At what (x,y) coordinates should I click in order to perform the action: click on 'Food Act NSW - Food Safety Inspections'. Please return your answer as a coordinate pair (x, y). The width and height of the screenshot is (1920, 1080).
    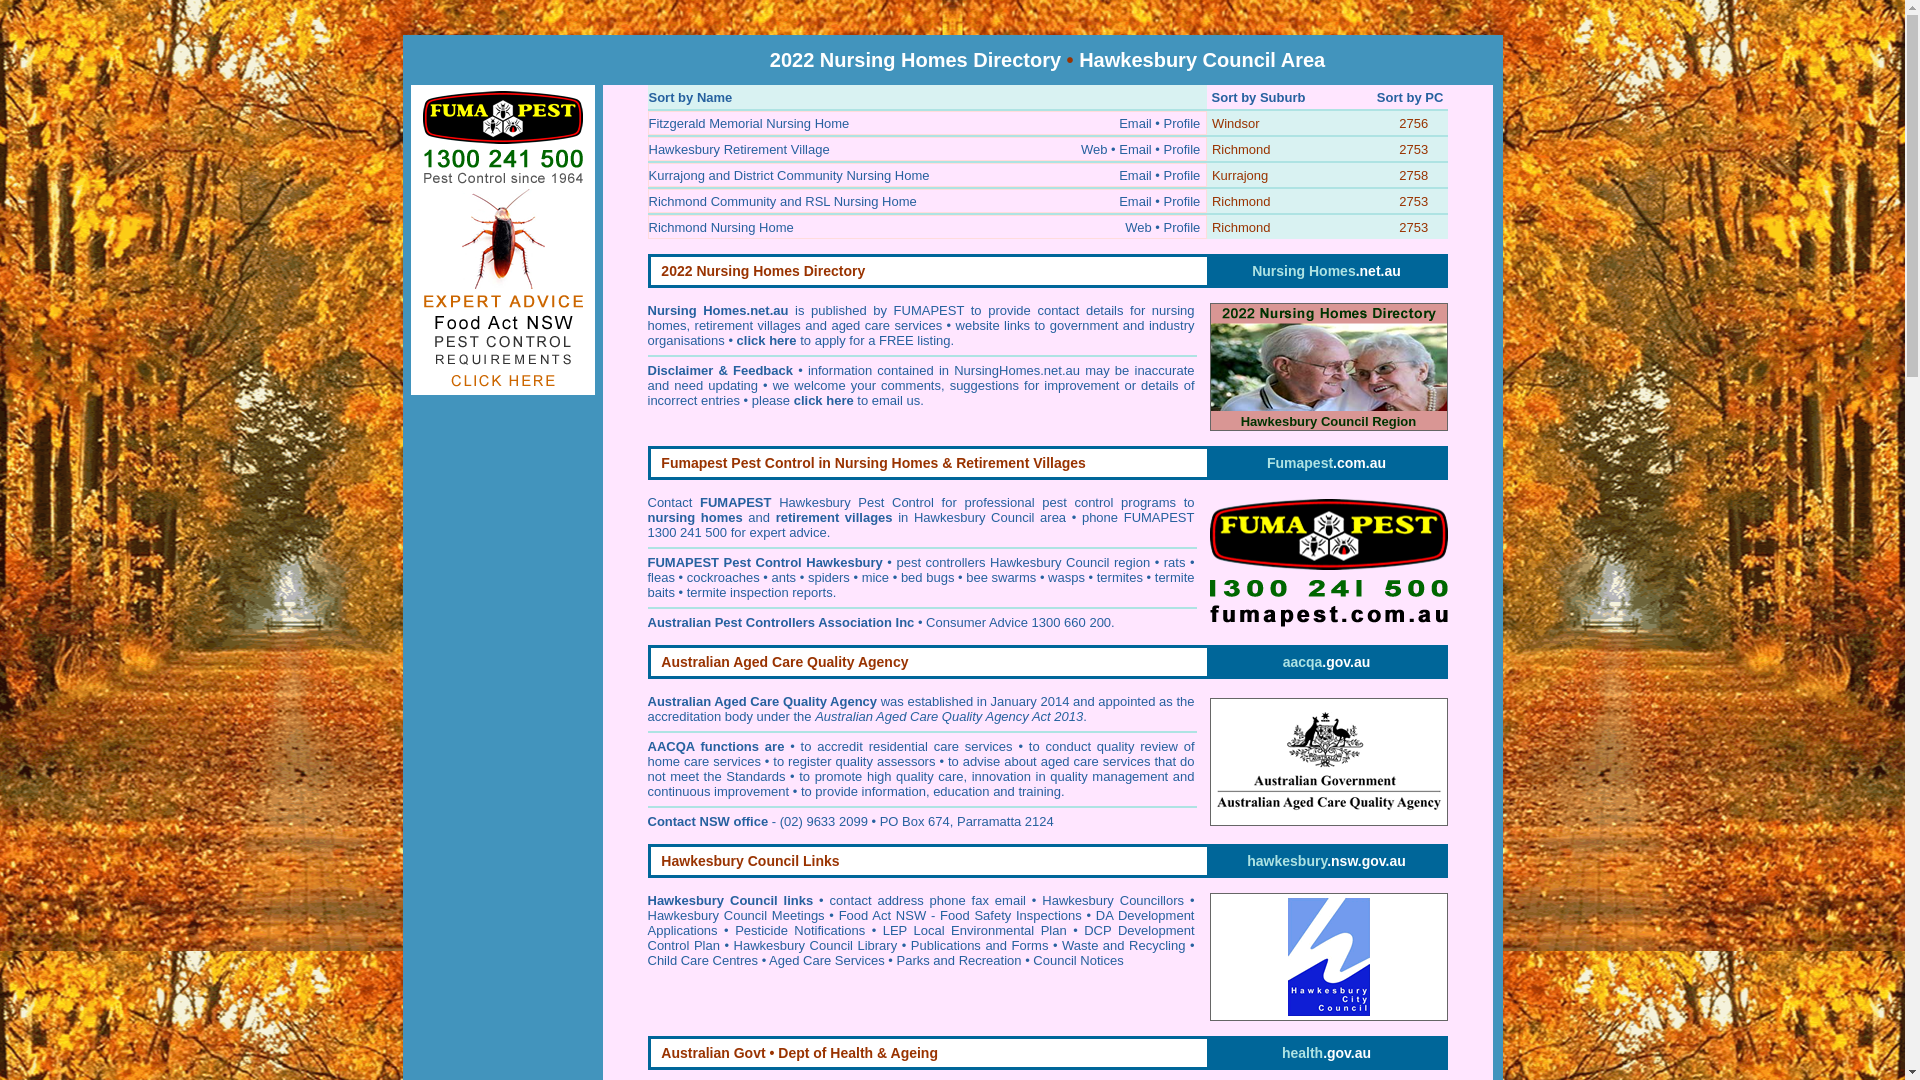
    Looking at the image, I should click on (960, 915).